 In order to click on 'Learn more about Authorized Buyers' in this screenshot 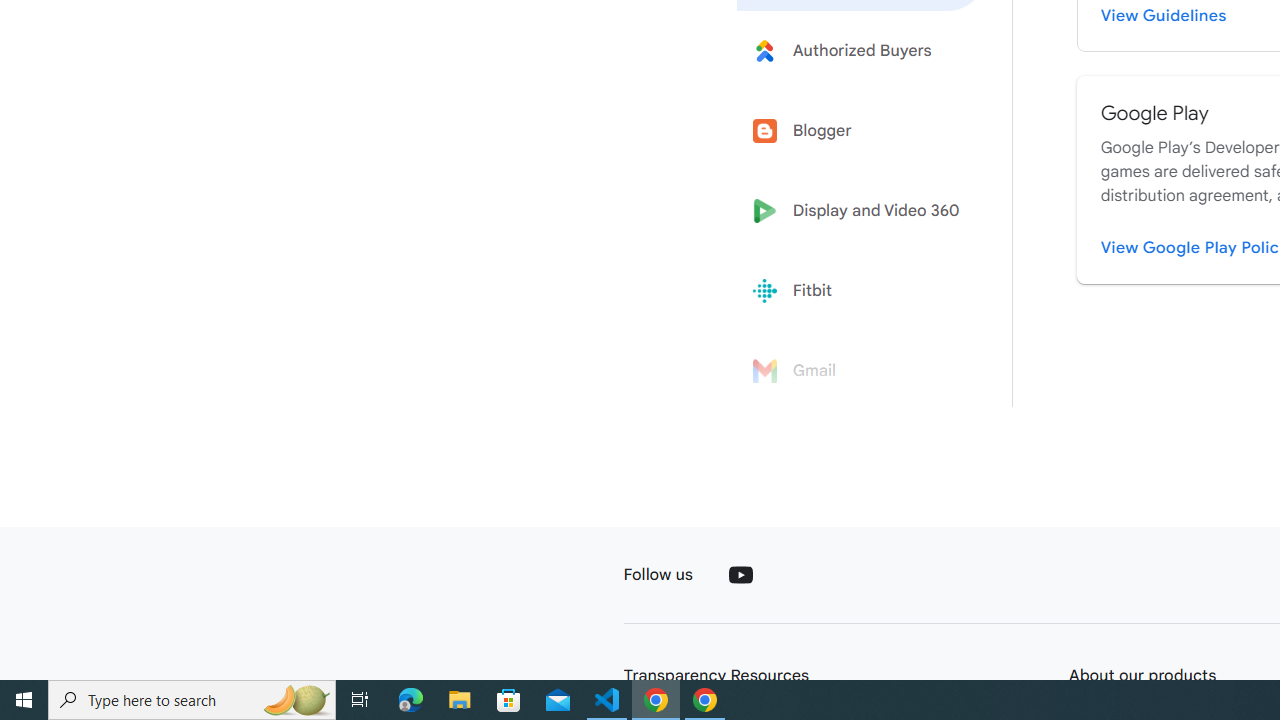, I will do `click(862, 49)`.